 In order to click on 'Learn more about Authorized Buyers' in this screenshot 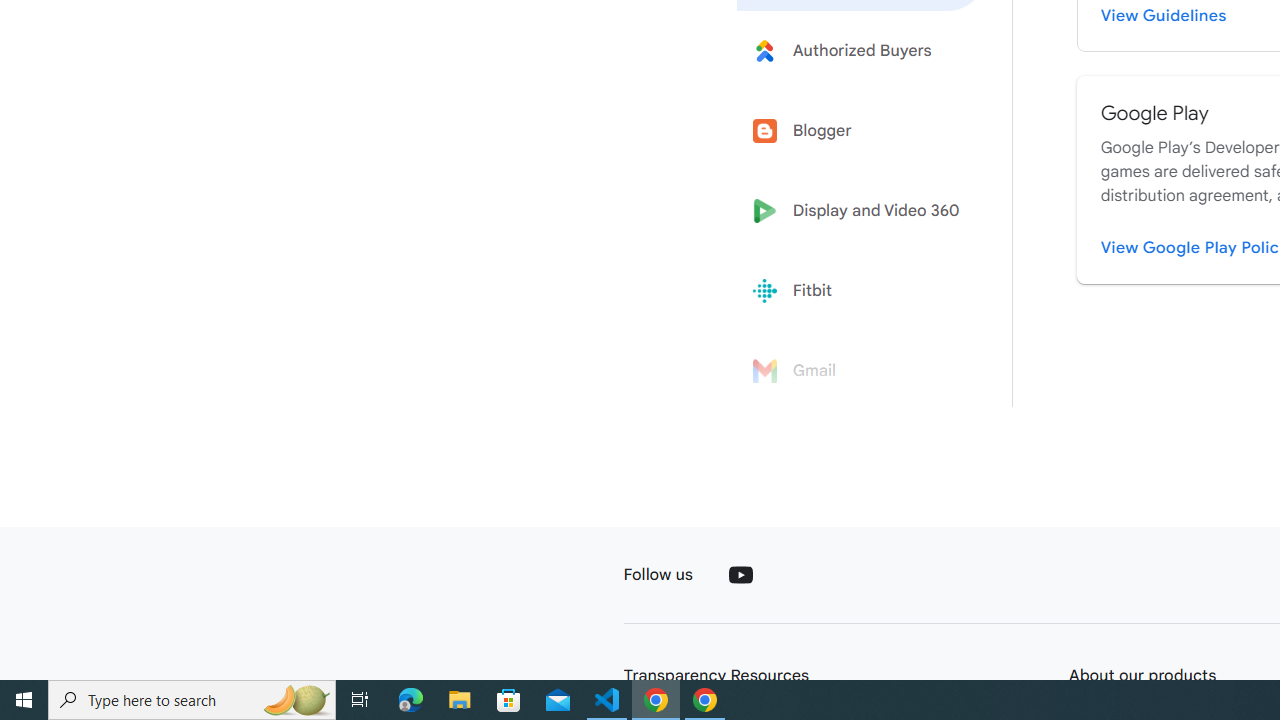, I will do `click(862, 49)`.